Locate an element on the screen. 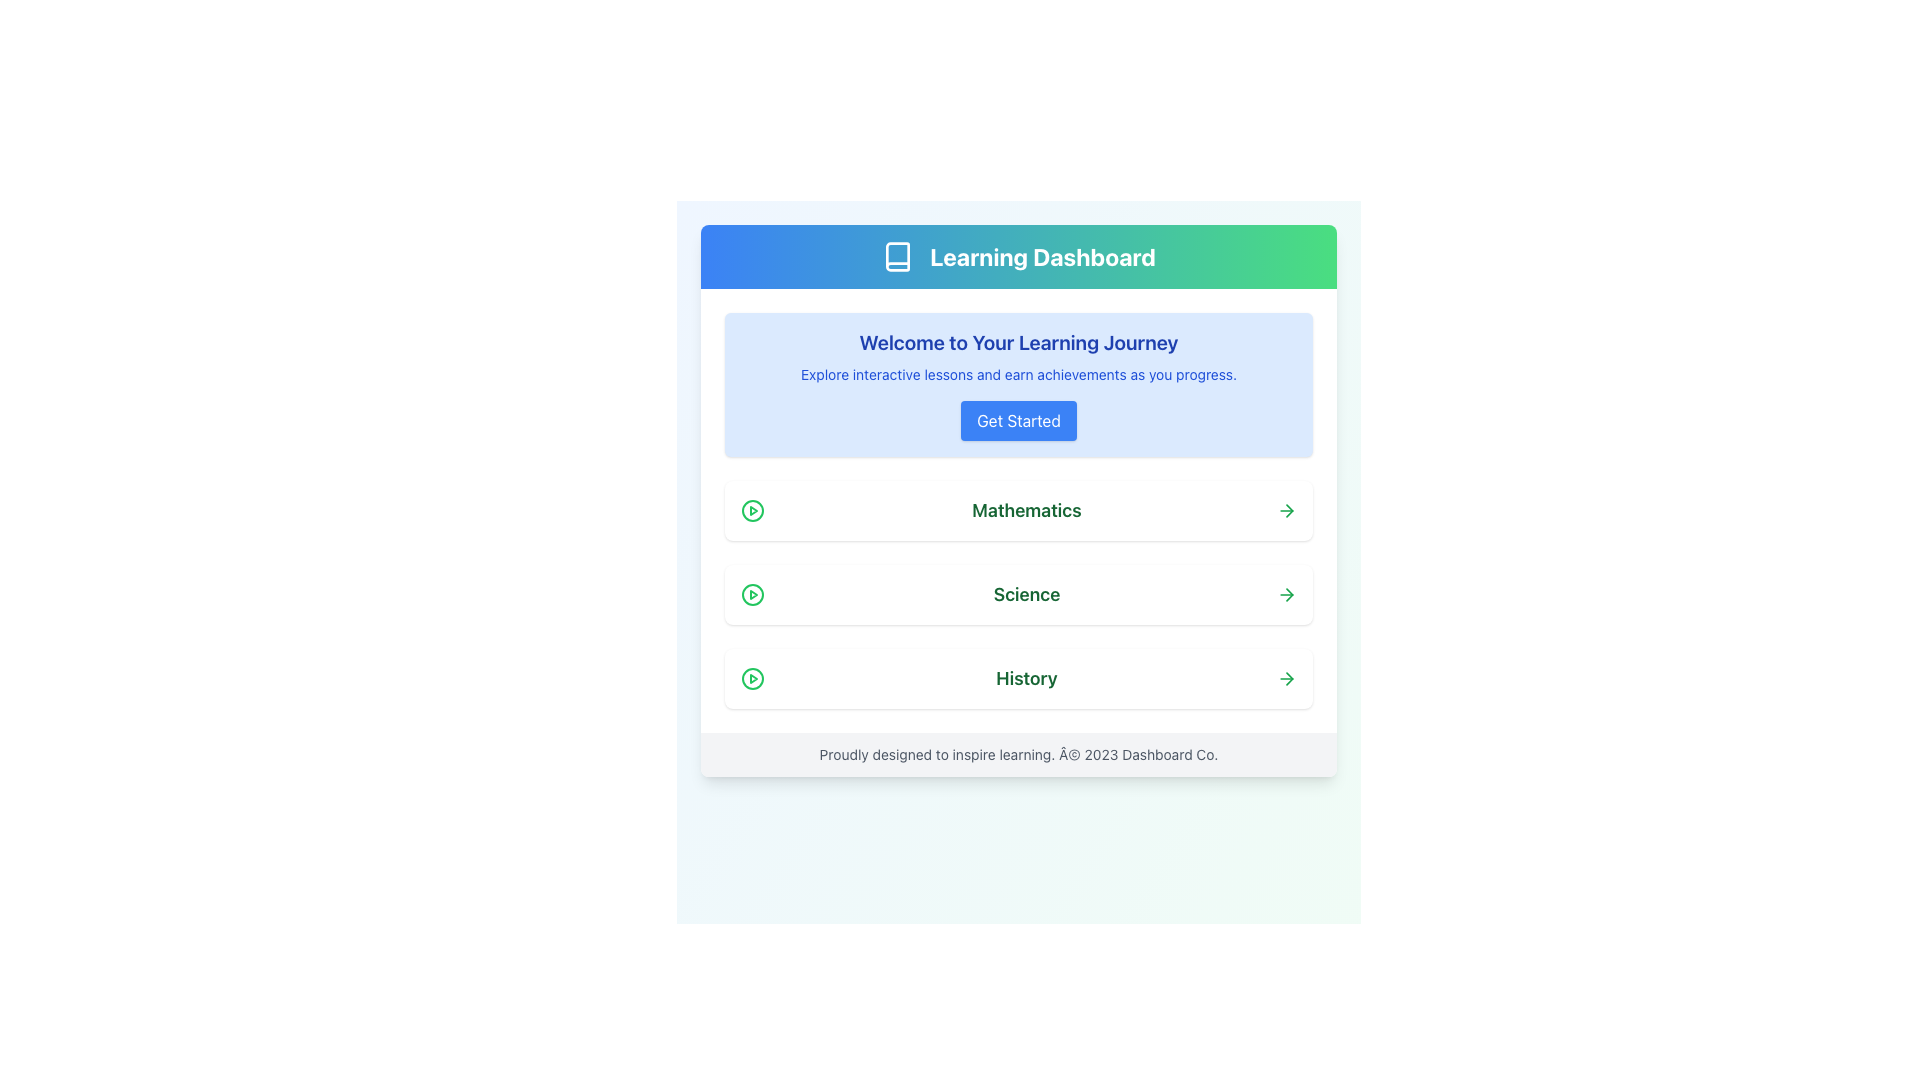 This screenshot has height=1080, width=1920. the right-pointing Arrow Icon located to the right of the 'Science' list item in the content section of the dashboard to proceed to details or lessons related to the 'Science' topic is located at coordinates (1289, 593).